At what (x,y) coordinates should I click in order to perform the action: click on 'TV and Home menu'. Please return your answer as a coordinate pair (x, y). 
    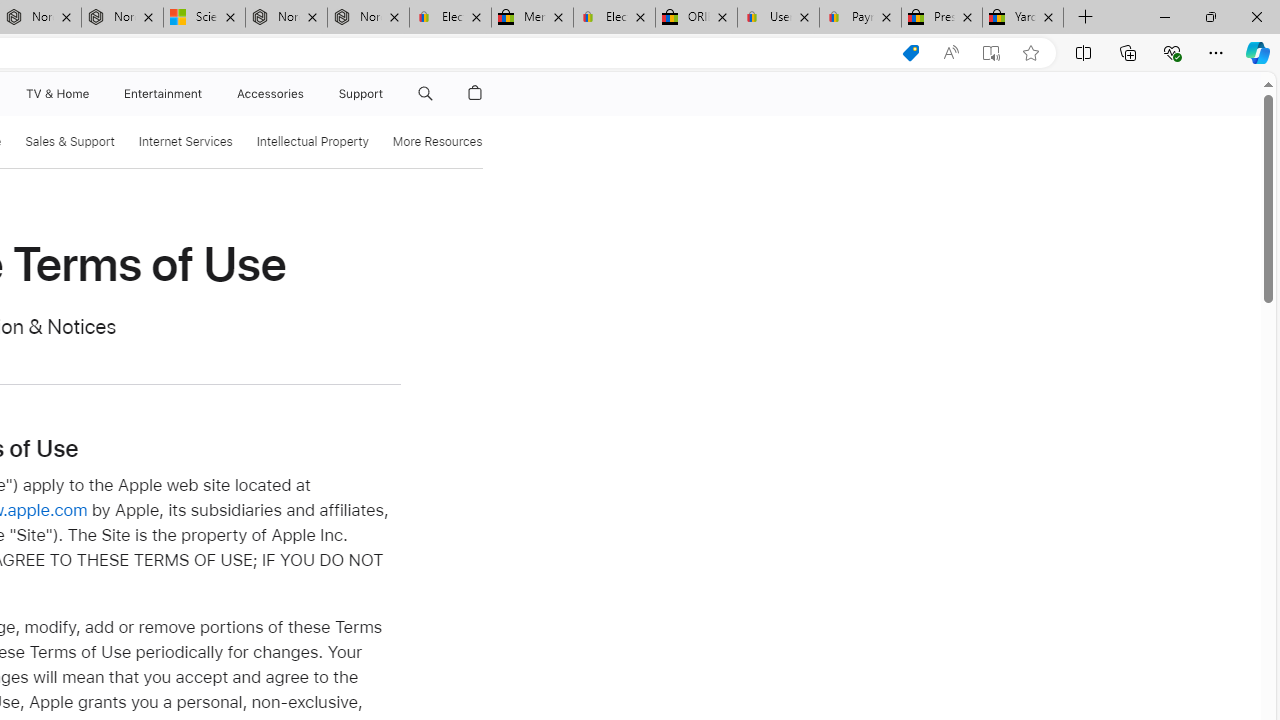
    Looking at the image, I should click on (92, 93).